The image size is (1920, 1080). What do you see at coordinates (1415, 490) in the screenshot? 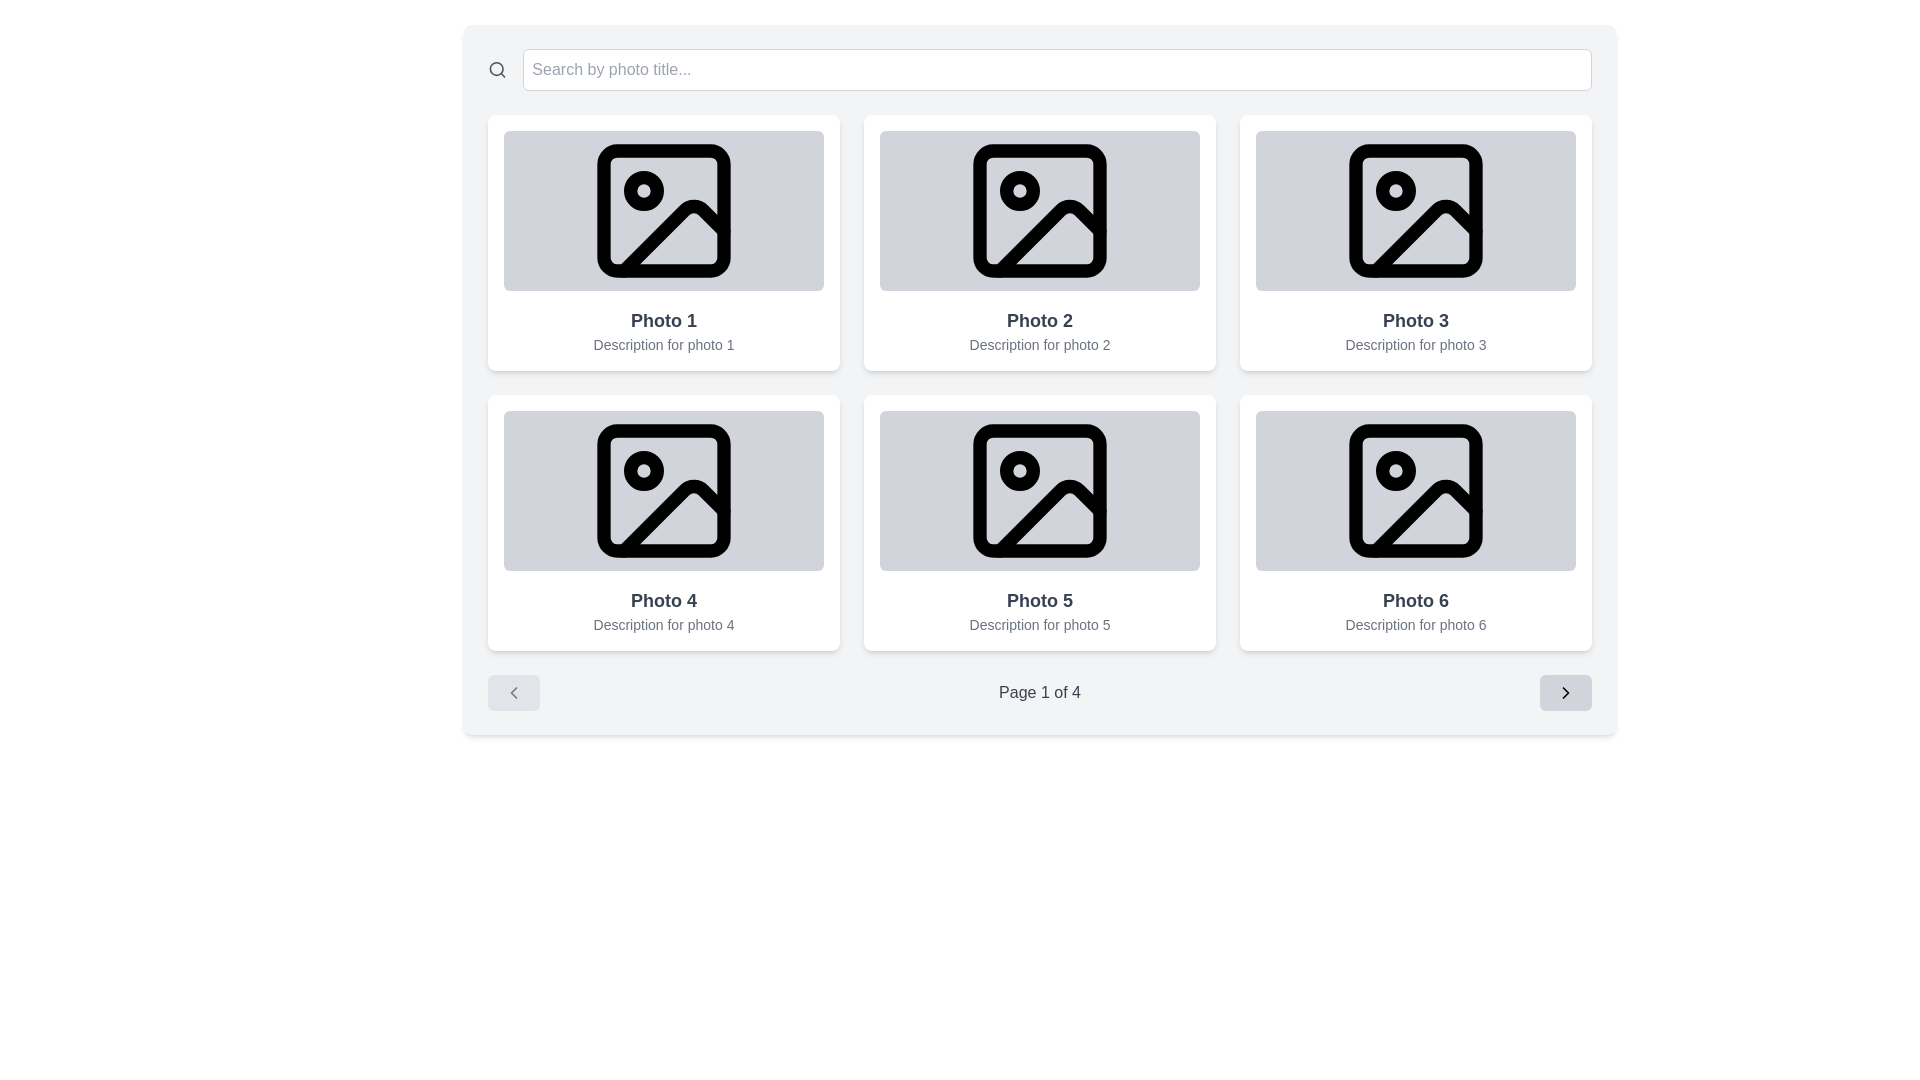
I see `the icon or placeholder image for the content card titled 'Photo 6', located in the bottom-right corner of the grid layout as the first item in the second row` at bounding box center [1415, 490].